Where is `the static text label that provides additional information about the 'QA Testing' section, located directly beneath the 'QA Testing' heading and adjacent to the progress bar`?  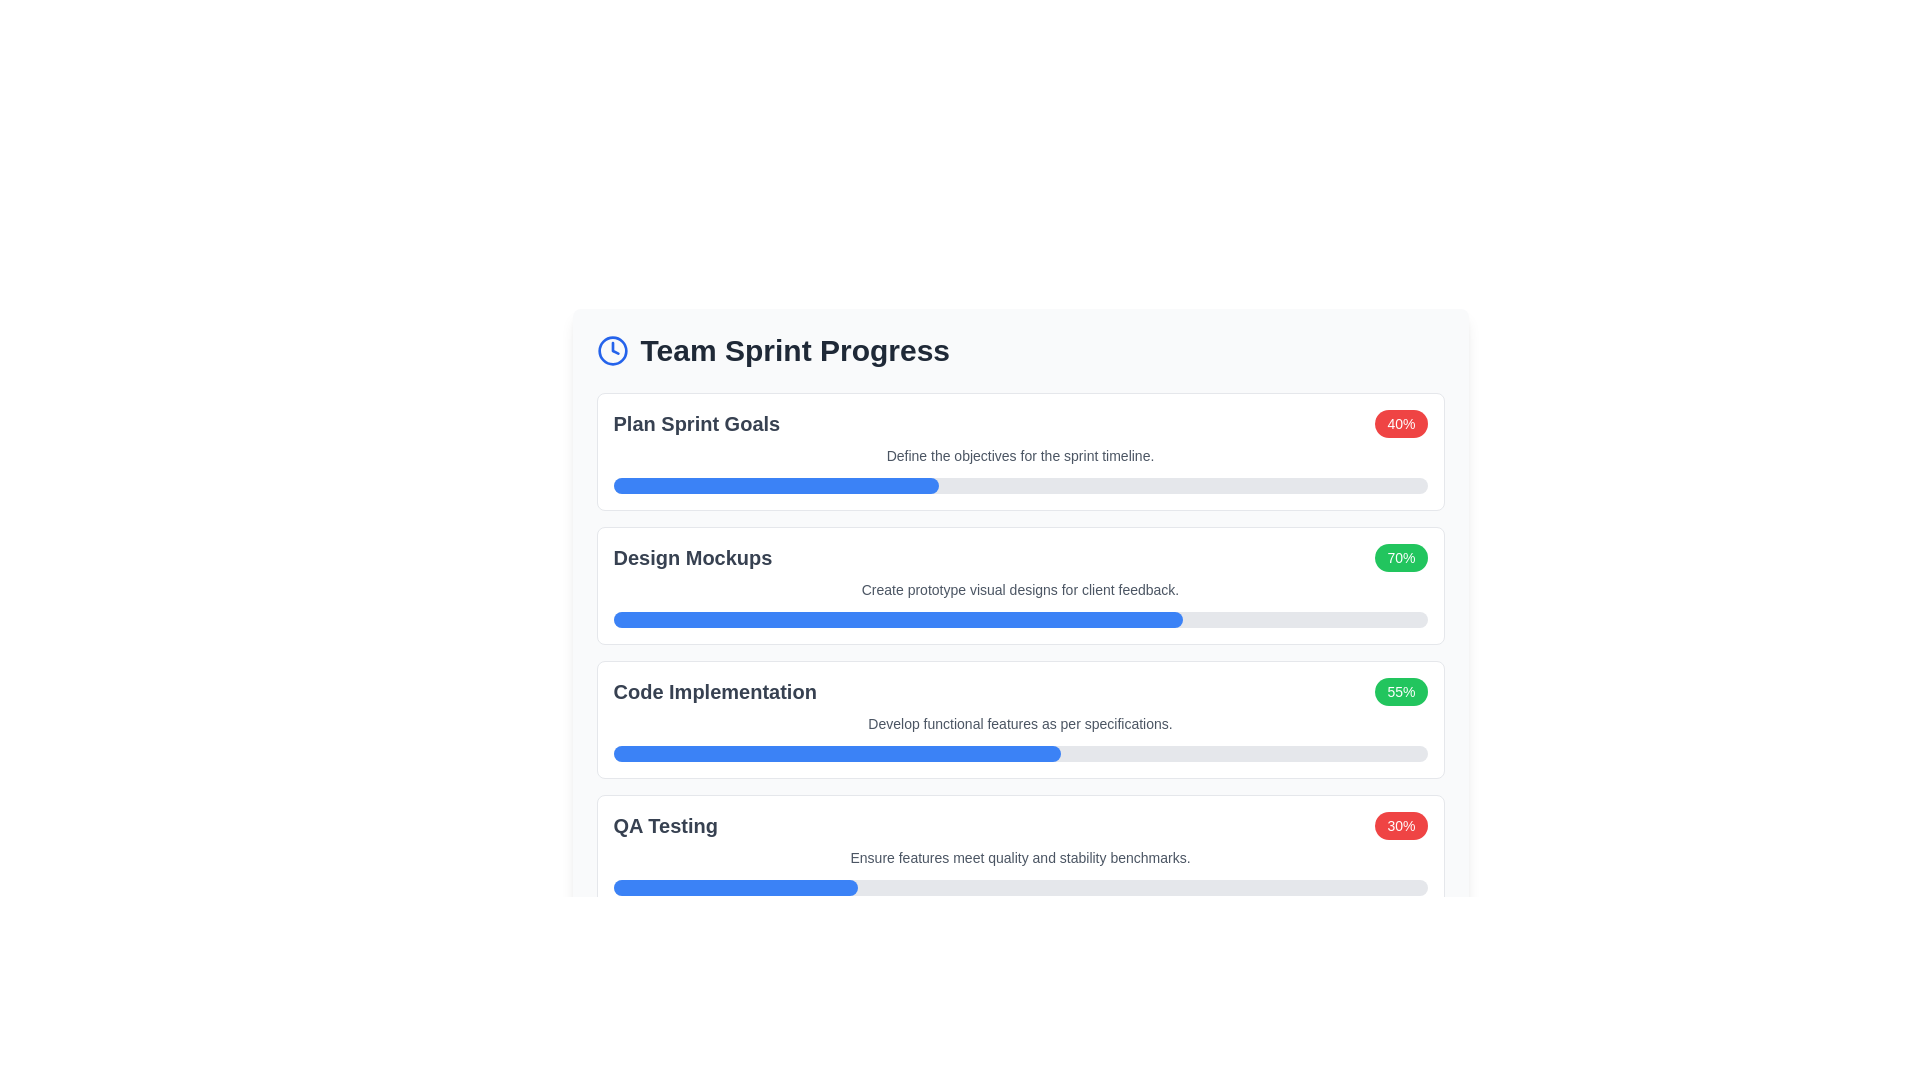 the static text label that provides additional information about the 'QA Testing' section, located directly beneath the 'QA Testing' heading and adjacent to the progress bar is located at coordinates (1020, 856).